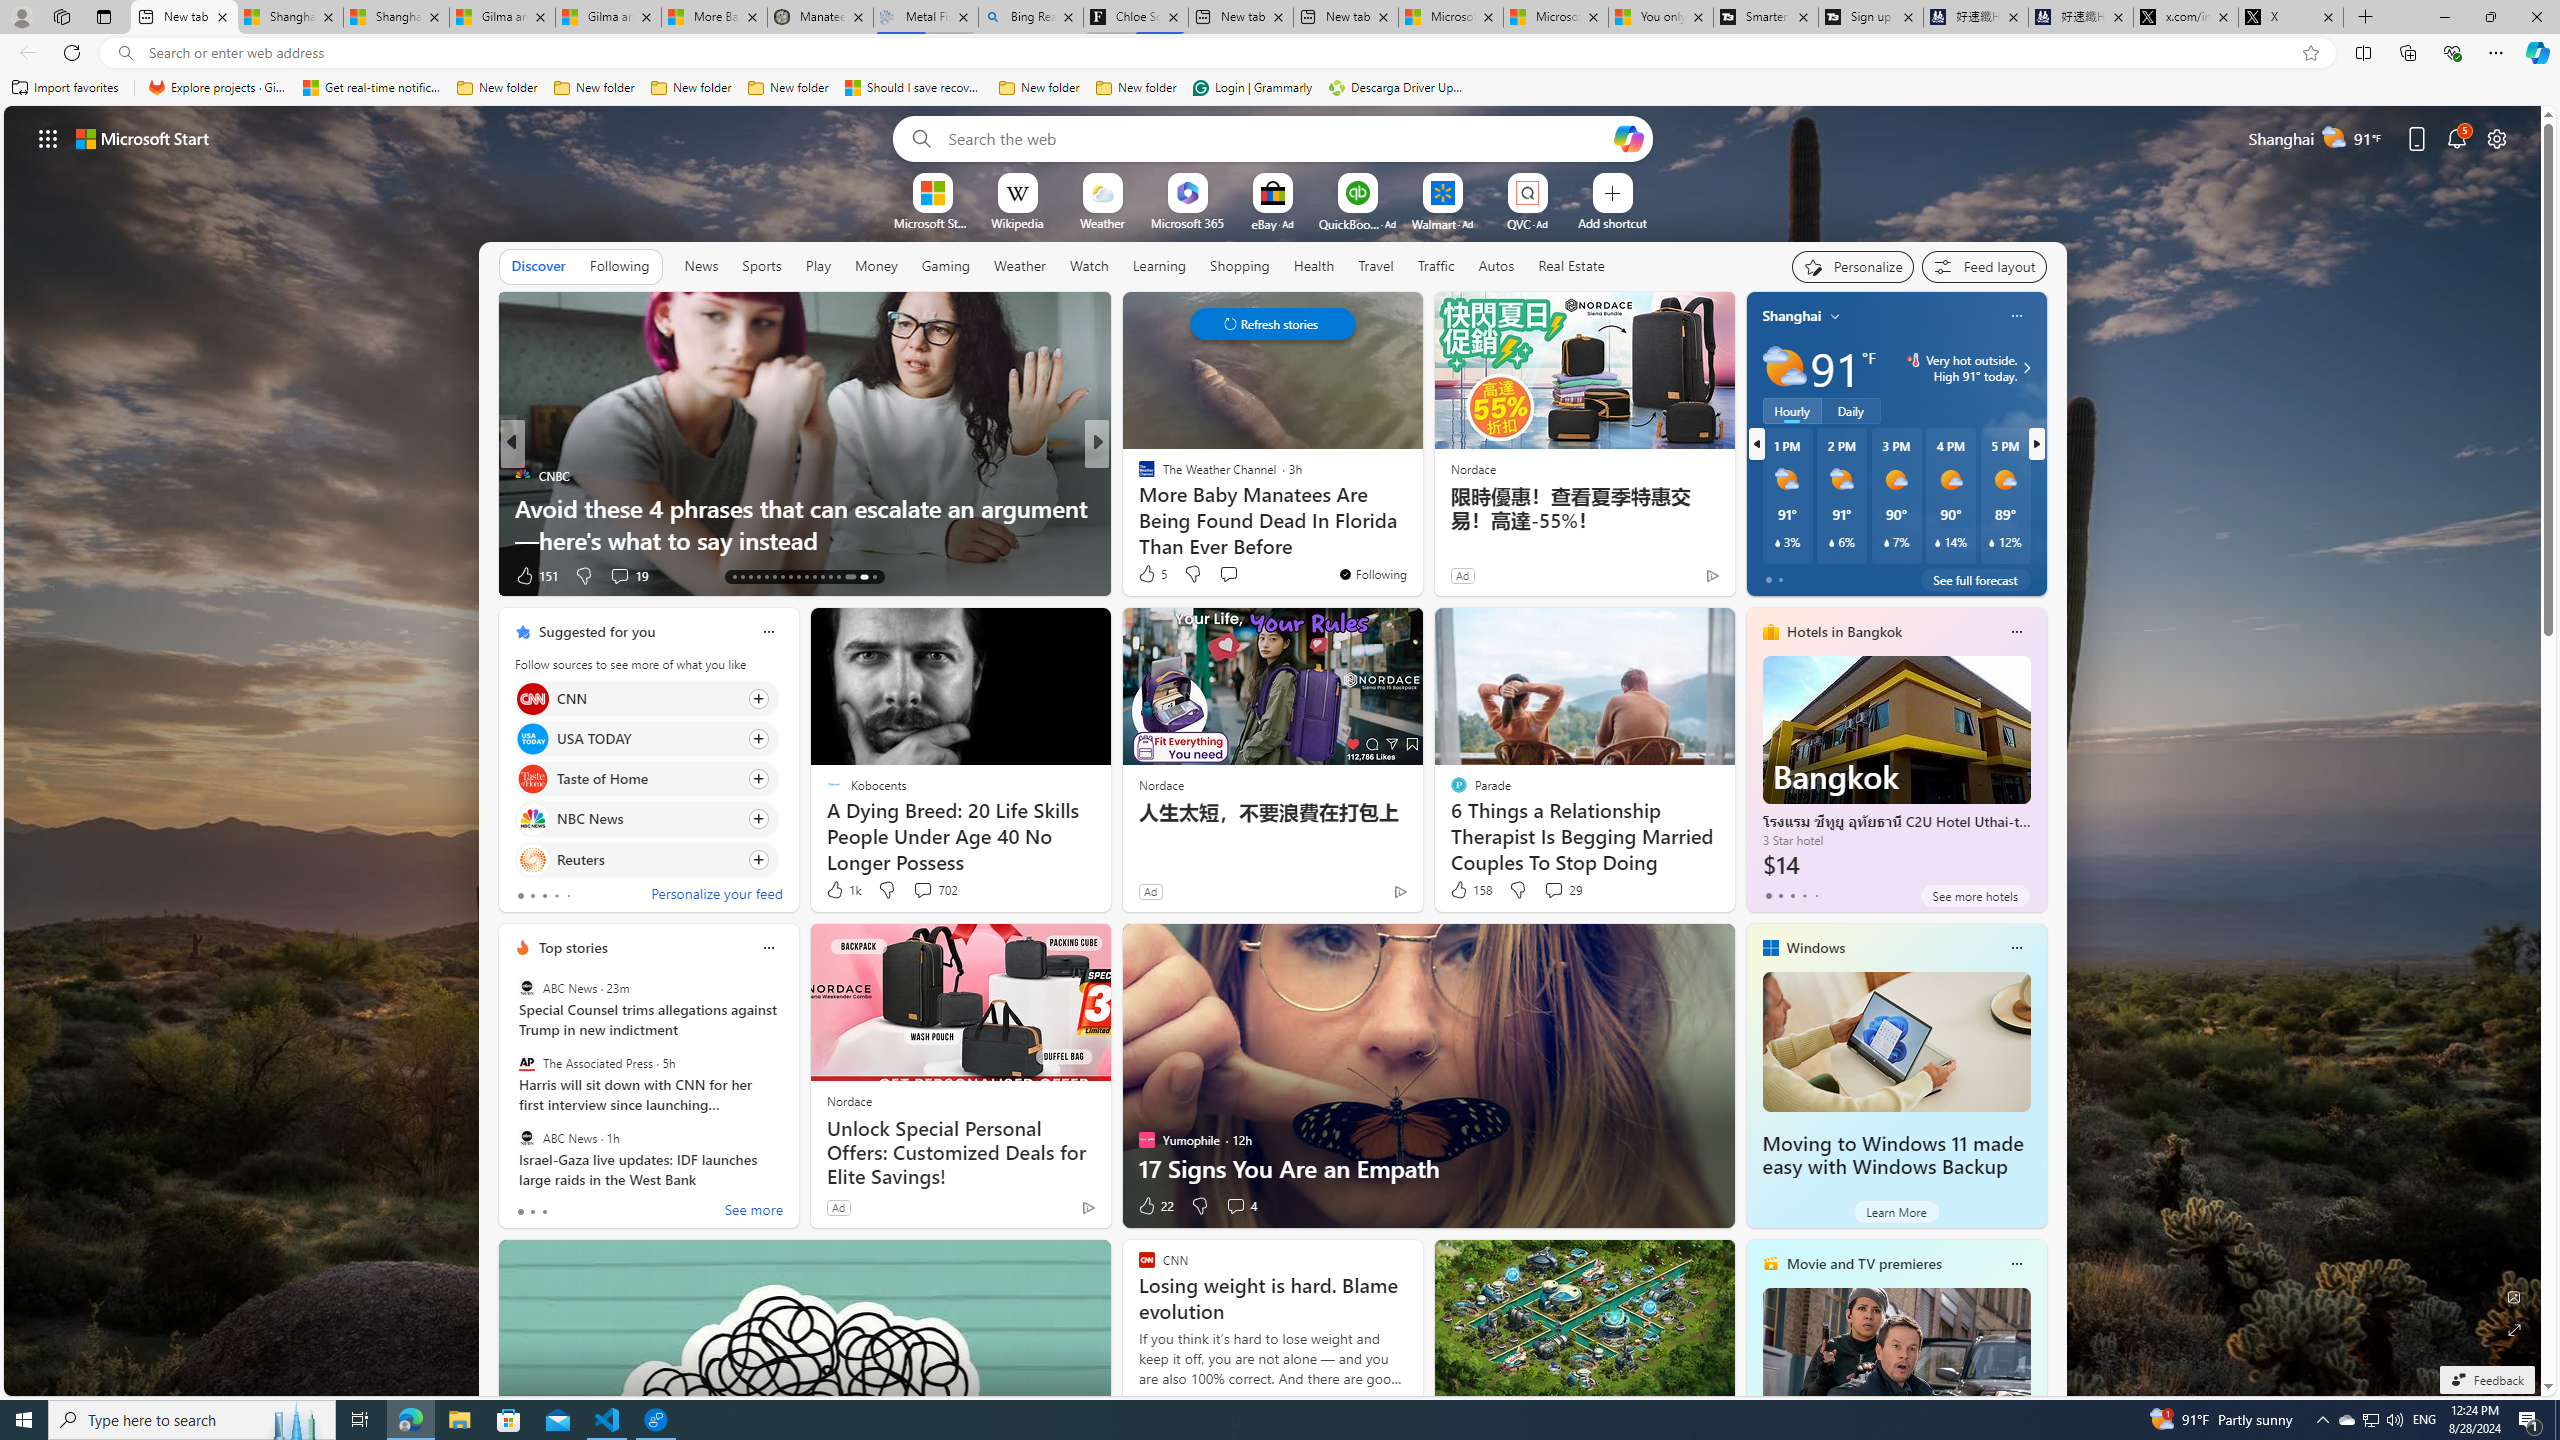  I want to click on 'View comments 19 Comment', so click(627, 575).